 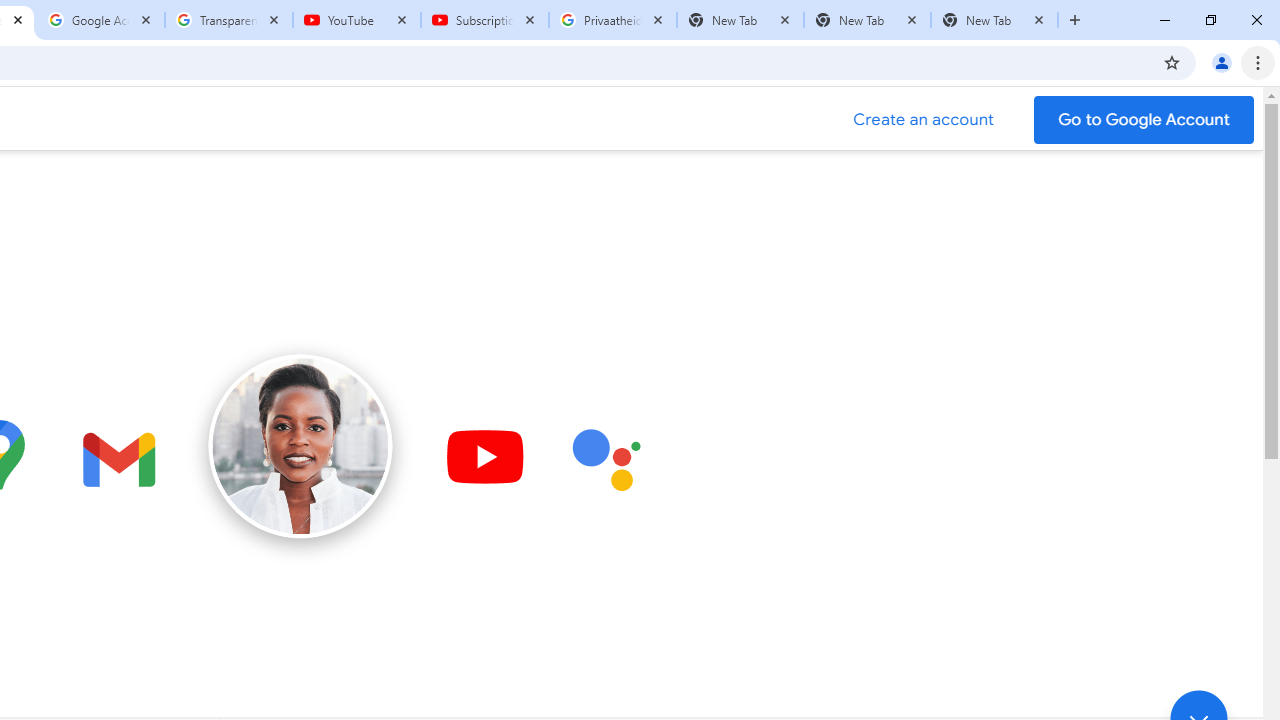 What do you see at coordinates (485, 20) in the screenshot?
I see `'Subscriptions - YouTube'` at bounding box center [485, 20].